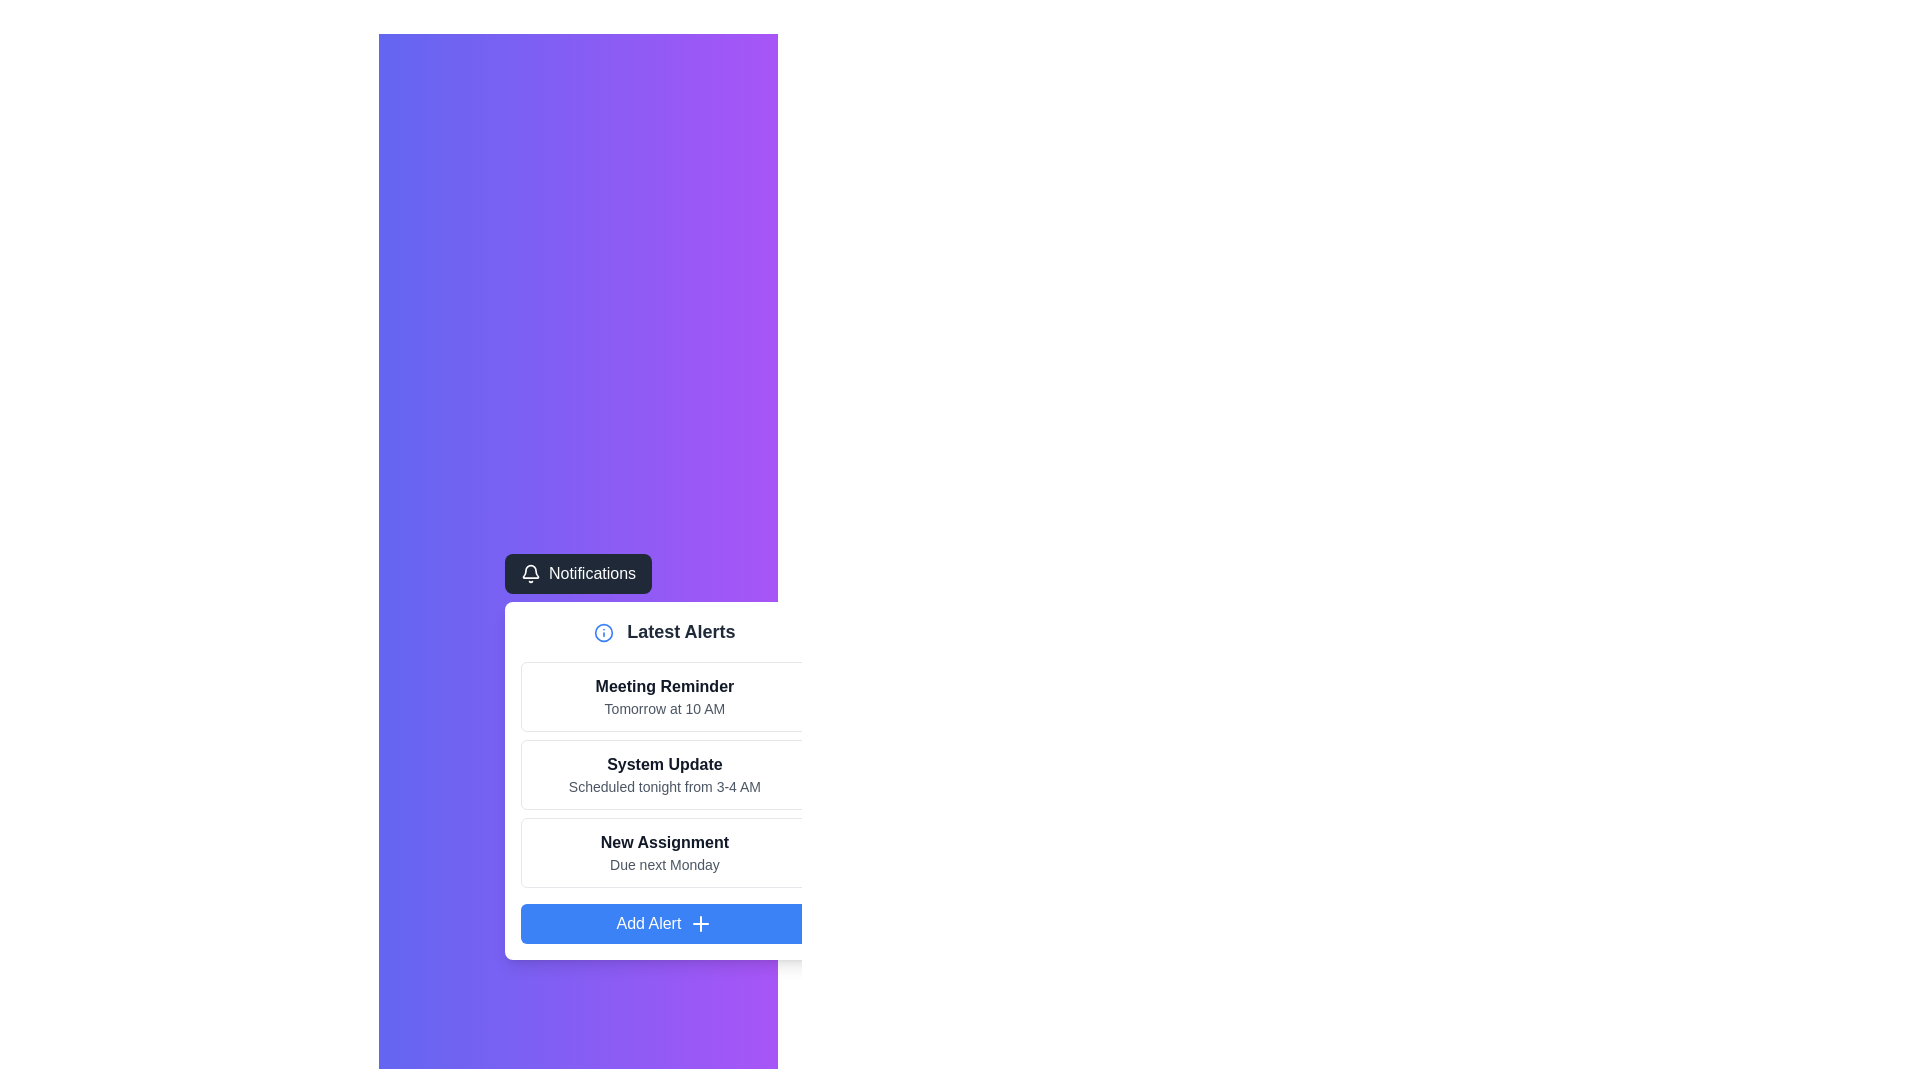 This screenshot has width=1920, height=1080. I want to click on the white bell icon, which is part of the 'Notifications' button, so click(530, 574).